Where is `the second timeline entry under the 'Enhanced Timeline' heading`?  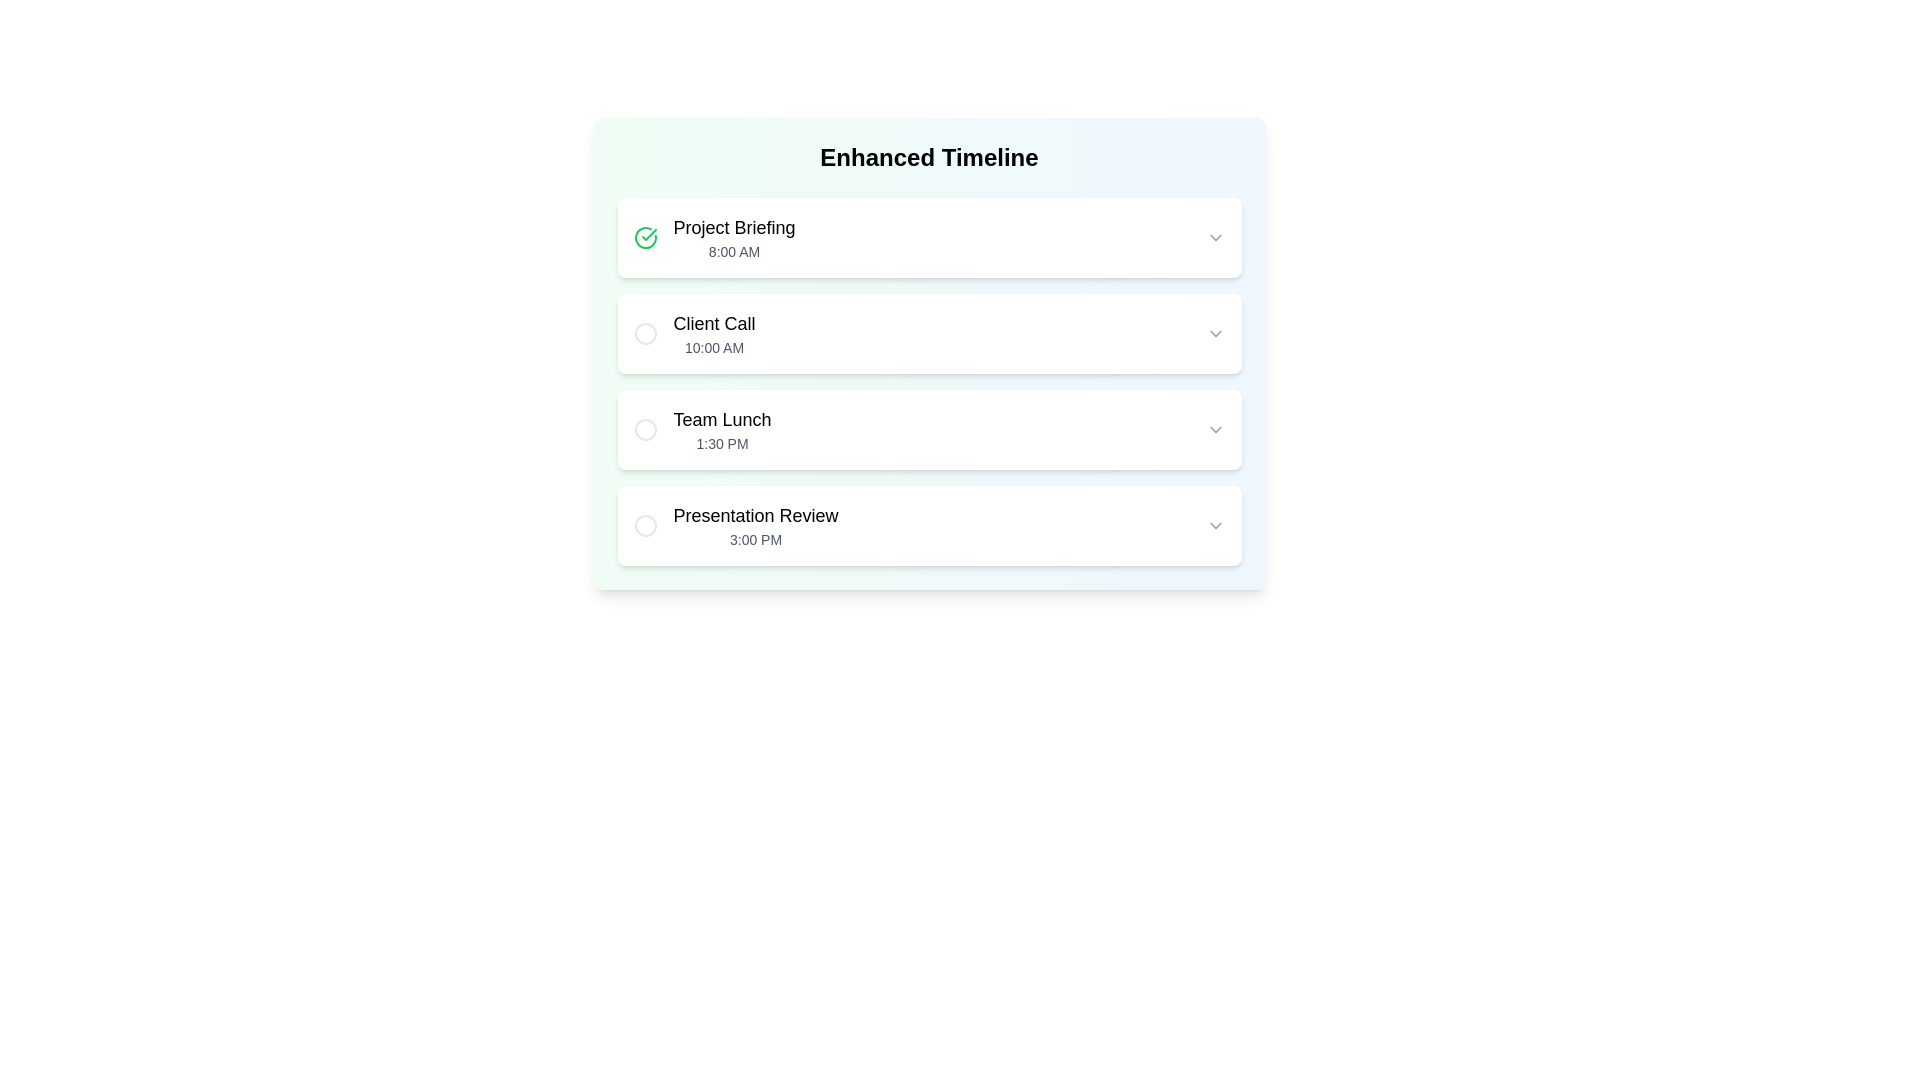 the second timeline entry under the 'Enhanced Timeline' heading is located at coordinates (694, 333).